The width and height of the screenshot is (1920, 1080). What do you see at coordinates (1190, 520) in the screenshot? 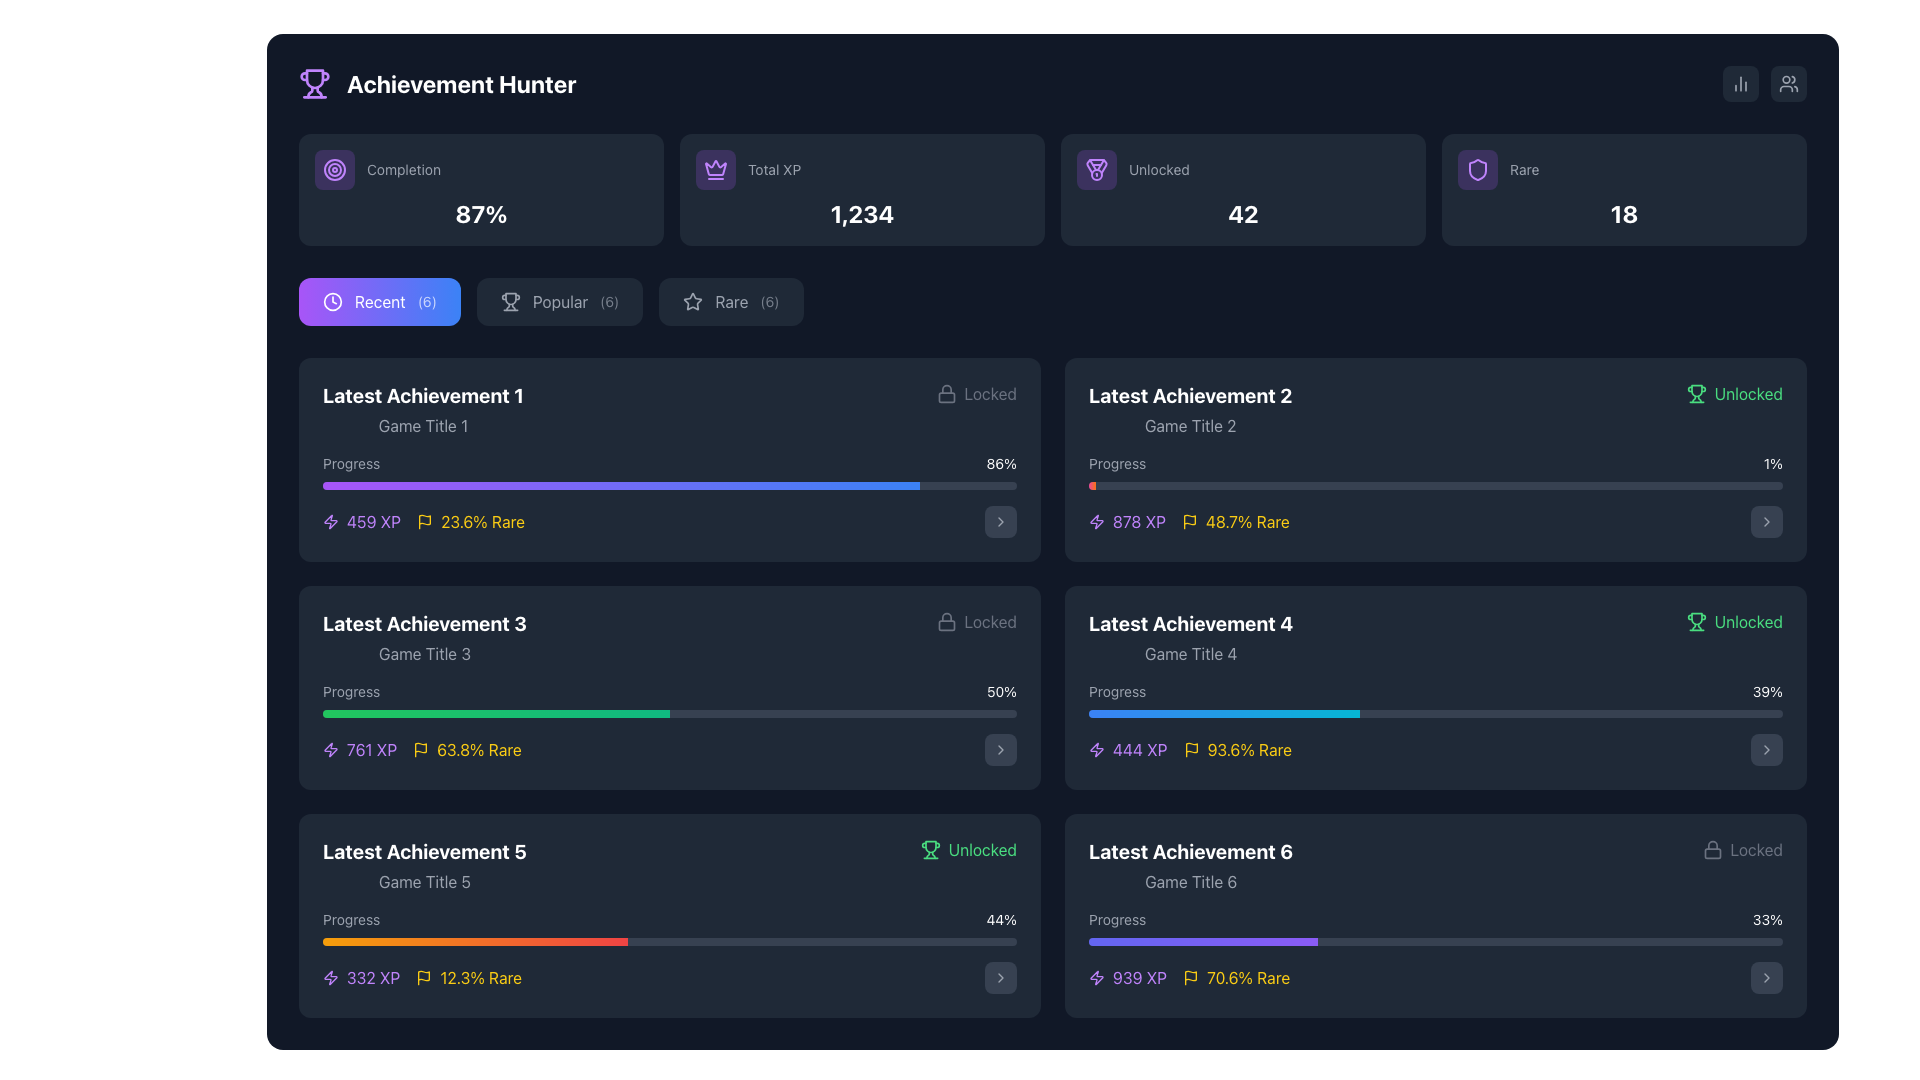
I see `the small, yellow flag SVG icon located to the left of the text '48.7% Rare' in the 'Latest Achievement 2' panel` at bounding box center [1190, 520].